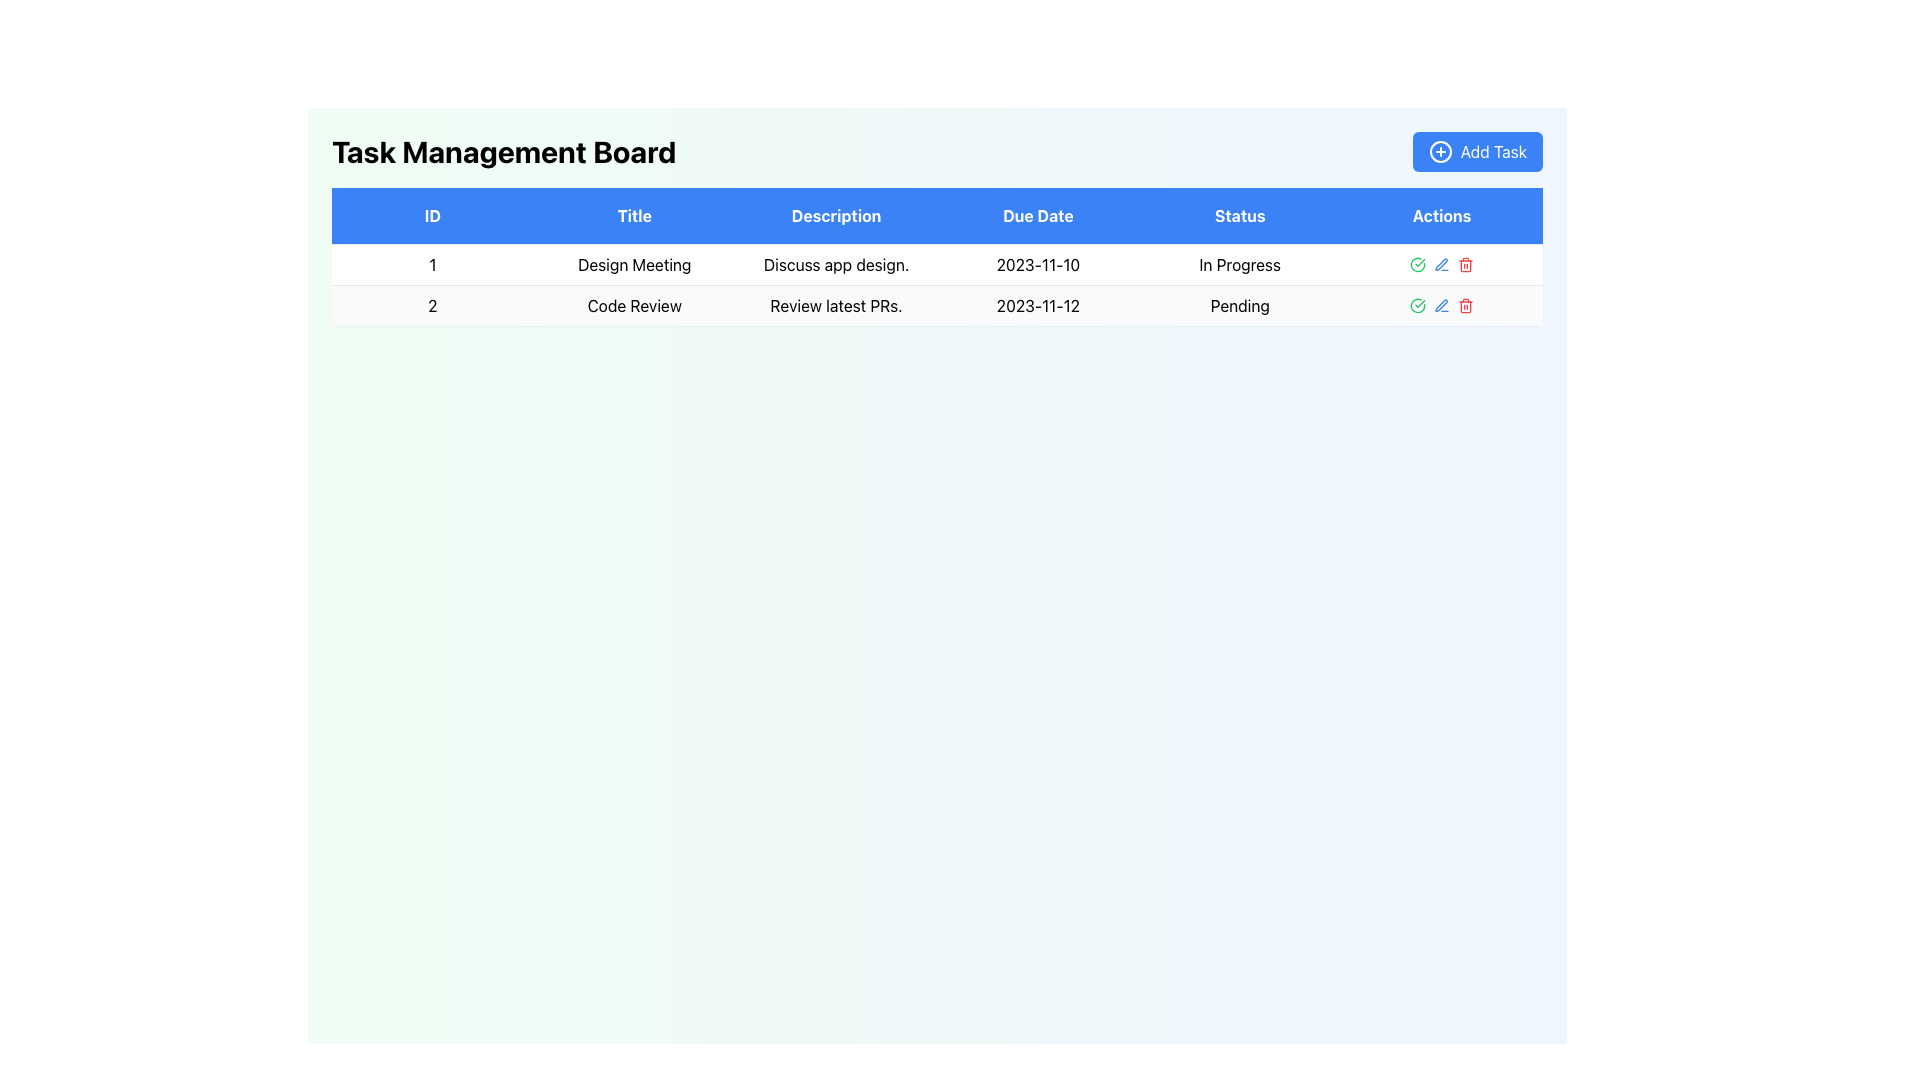  Describe the element at coordinates (1466, 305) in the screenshot. I see `the red trash can icon located in the 'Actions' column of the second row in the task management table` at that location.